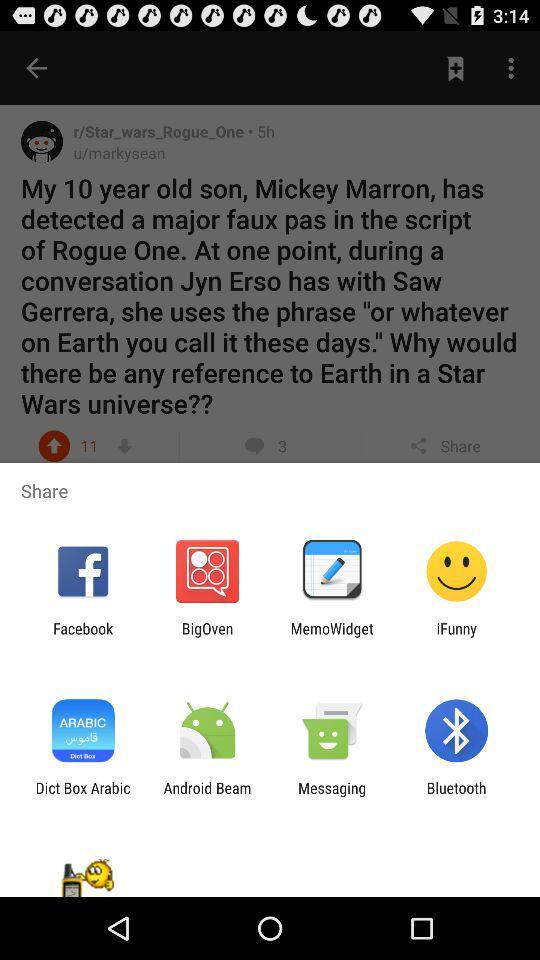 This screenshot has width=540, height=960. I want to click on the app to the right of the dict box arabic item, so click(206, 796).